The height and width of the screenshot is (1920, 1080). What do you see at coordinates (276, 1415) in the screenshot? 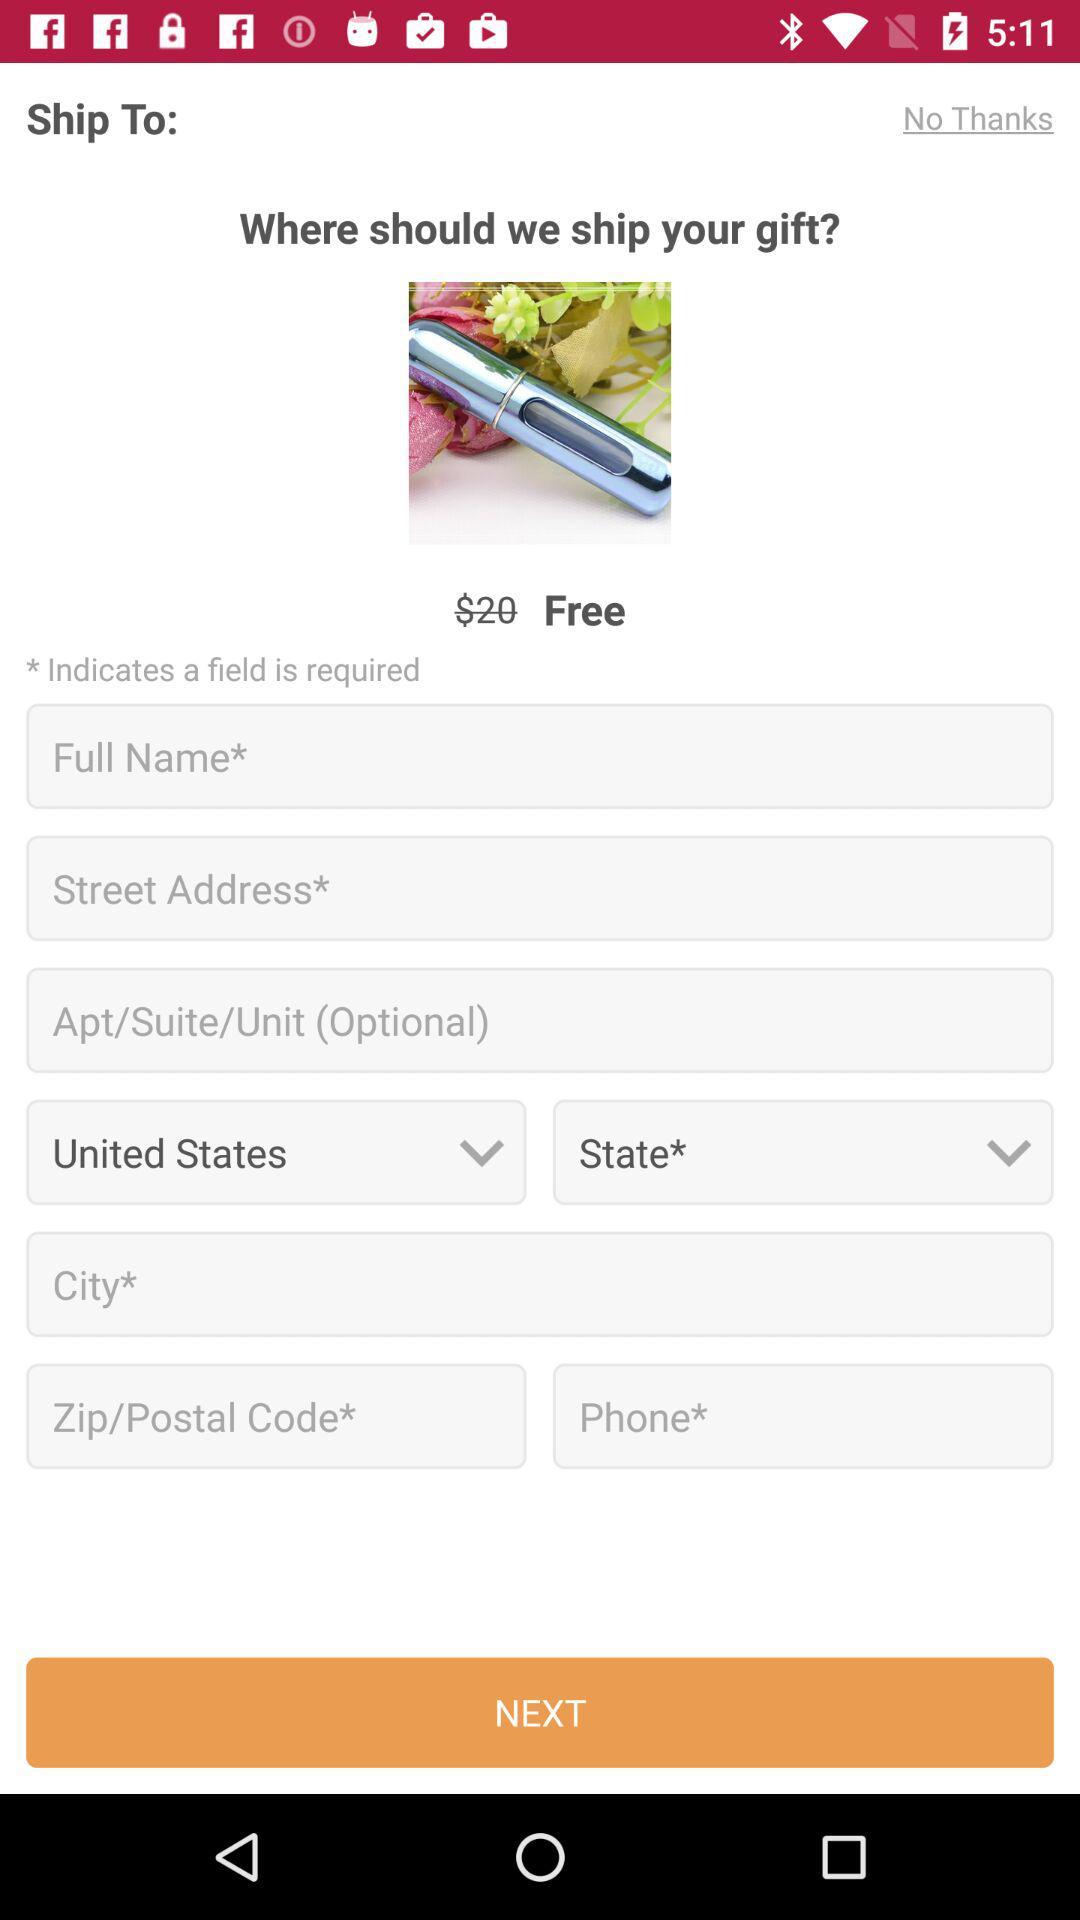
I see `zip code` at bounding box center [276, 1415].